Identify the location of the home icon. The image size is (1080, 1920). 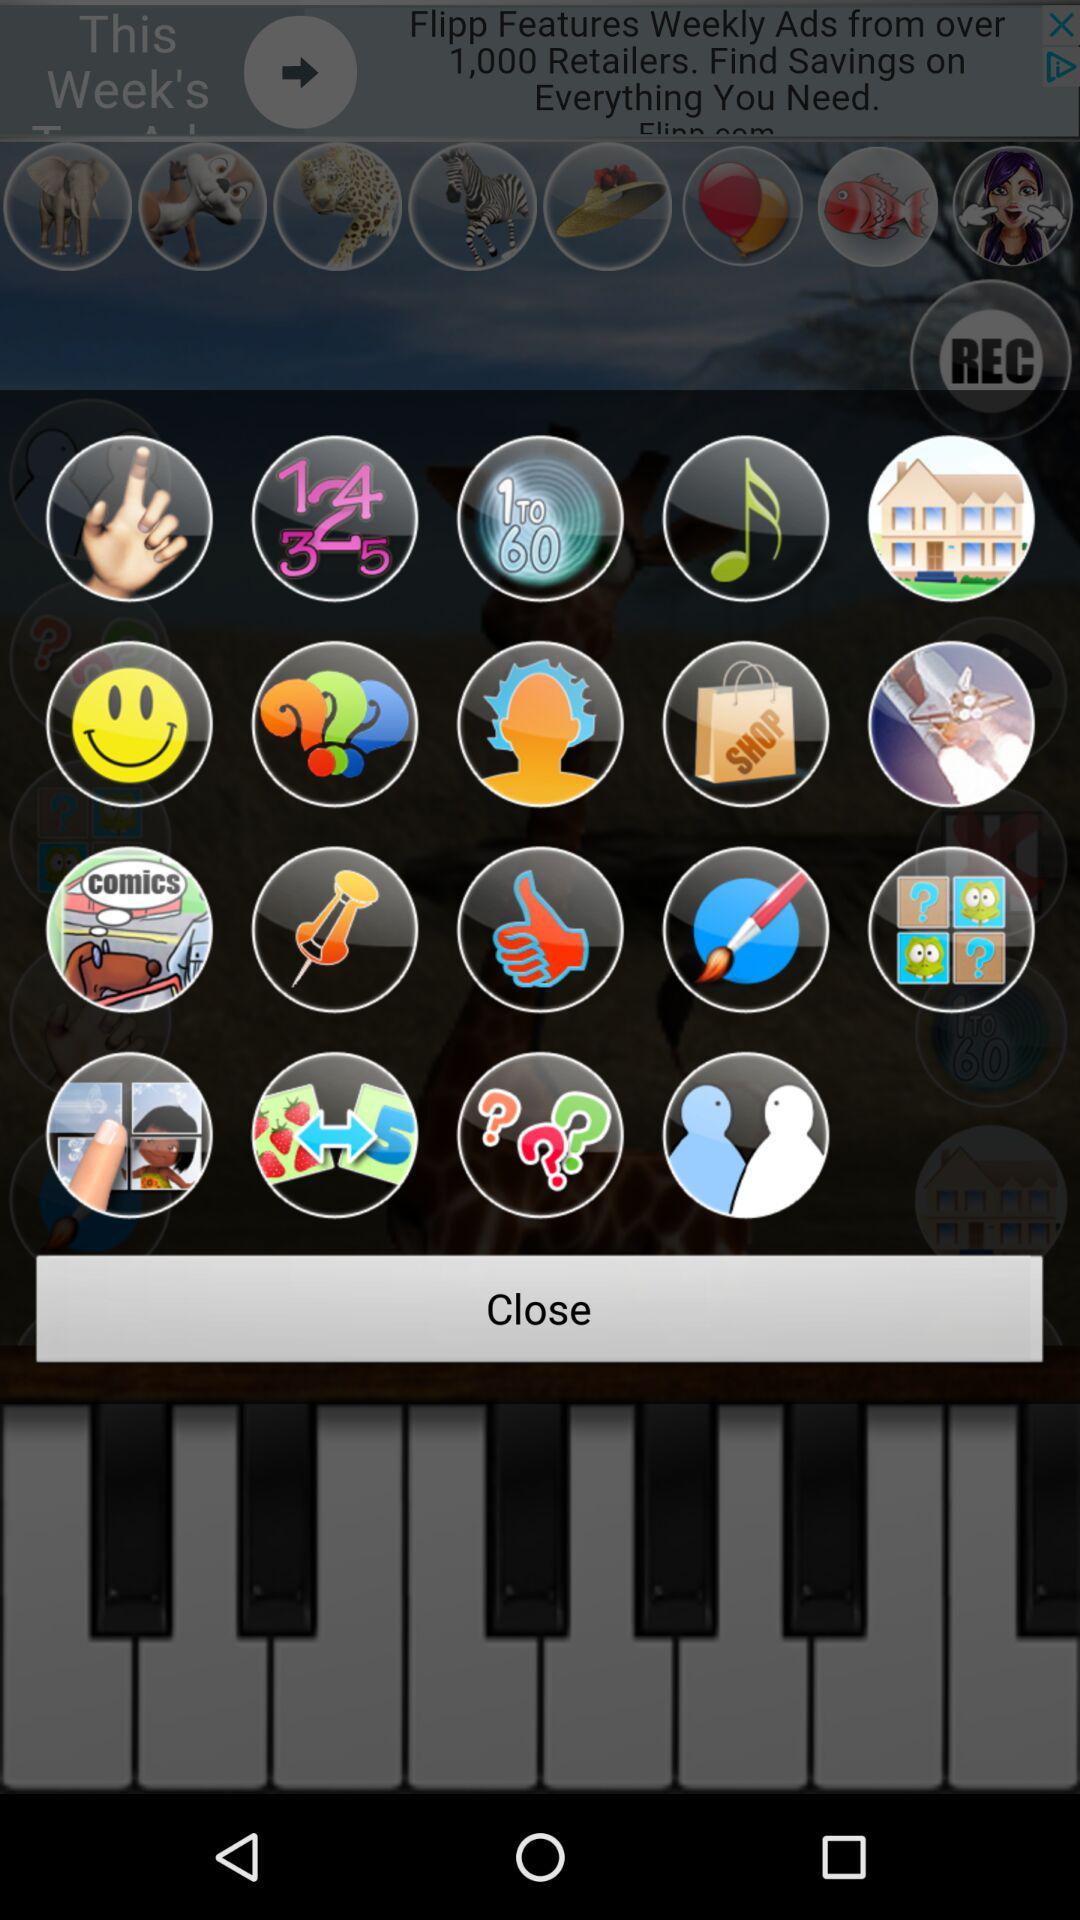
(950, 555).